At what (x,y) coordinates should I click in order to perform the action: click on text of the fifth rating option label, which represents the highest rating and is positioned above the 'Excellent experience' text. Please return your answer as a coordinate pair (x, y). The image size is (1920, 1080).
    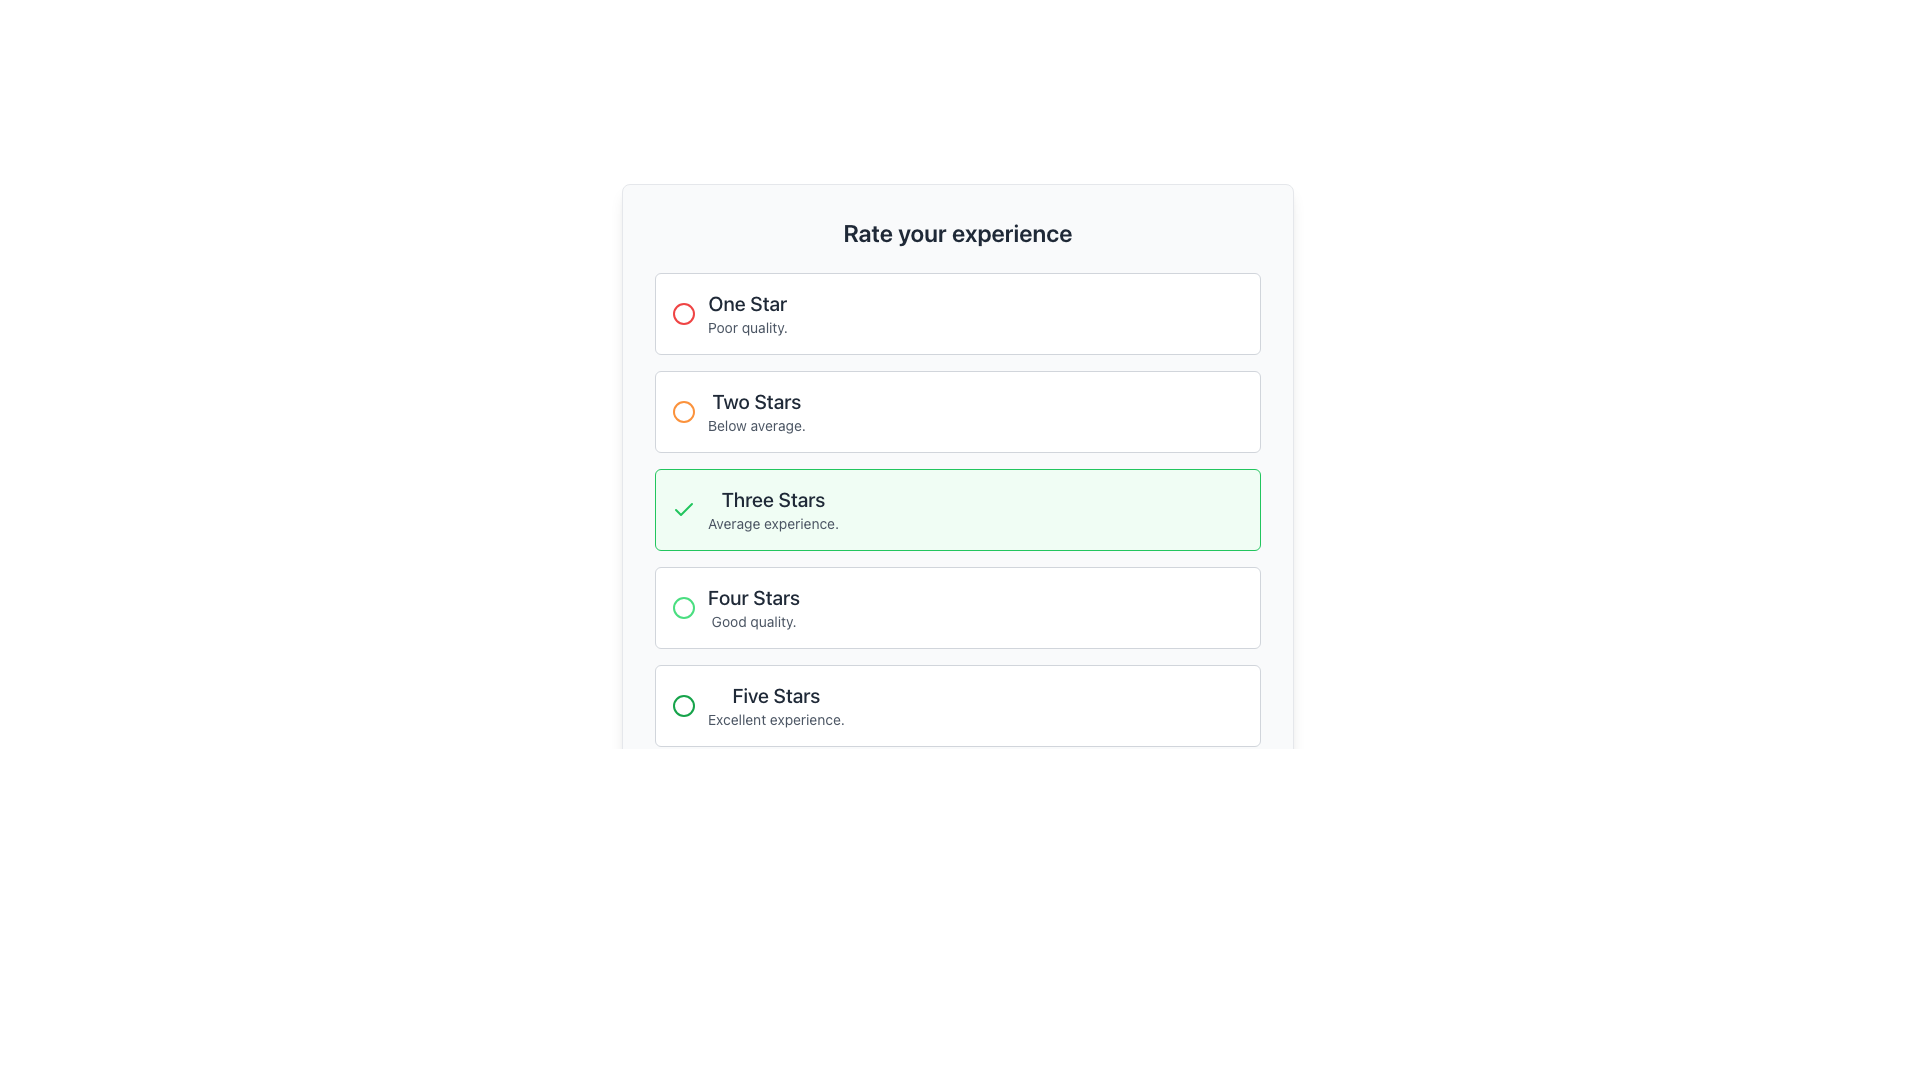
    Looking at the image, I should click on (775, 694).